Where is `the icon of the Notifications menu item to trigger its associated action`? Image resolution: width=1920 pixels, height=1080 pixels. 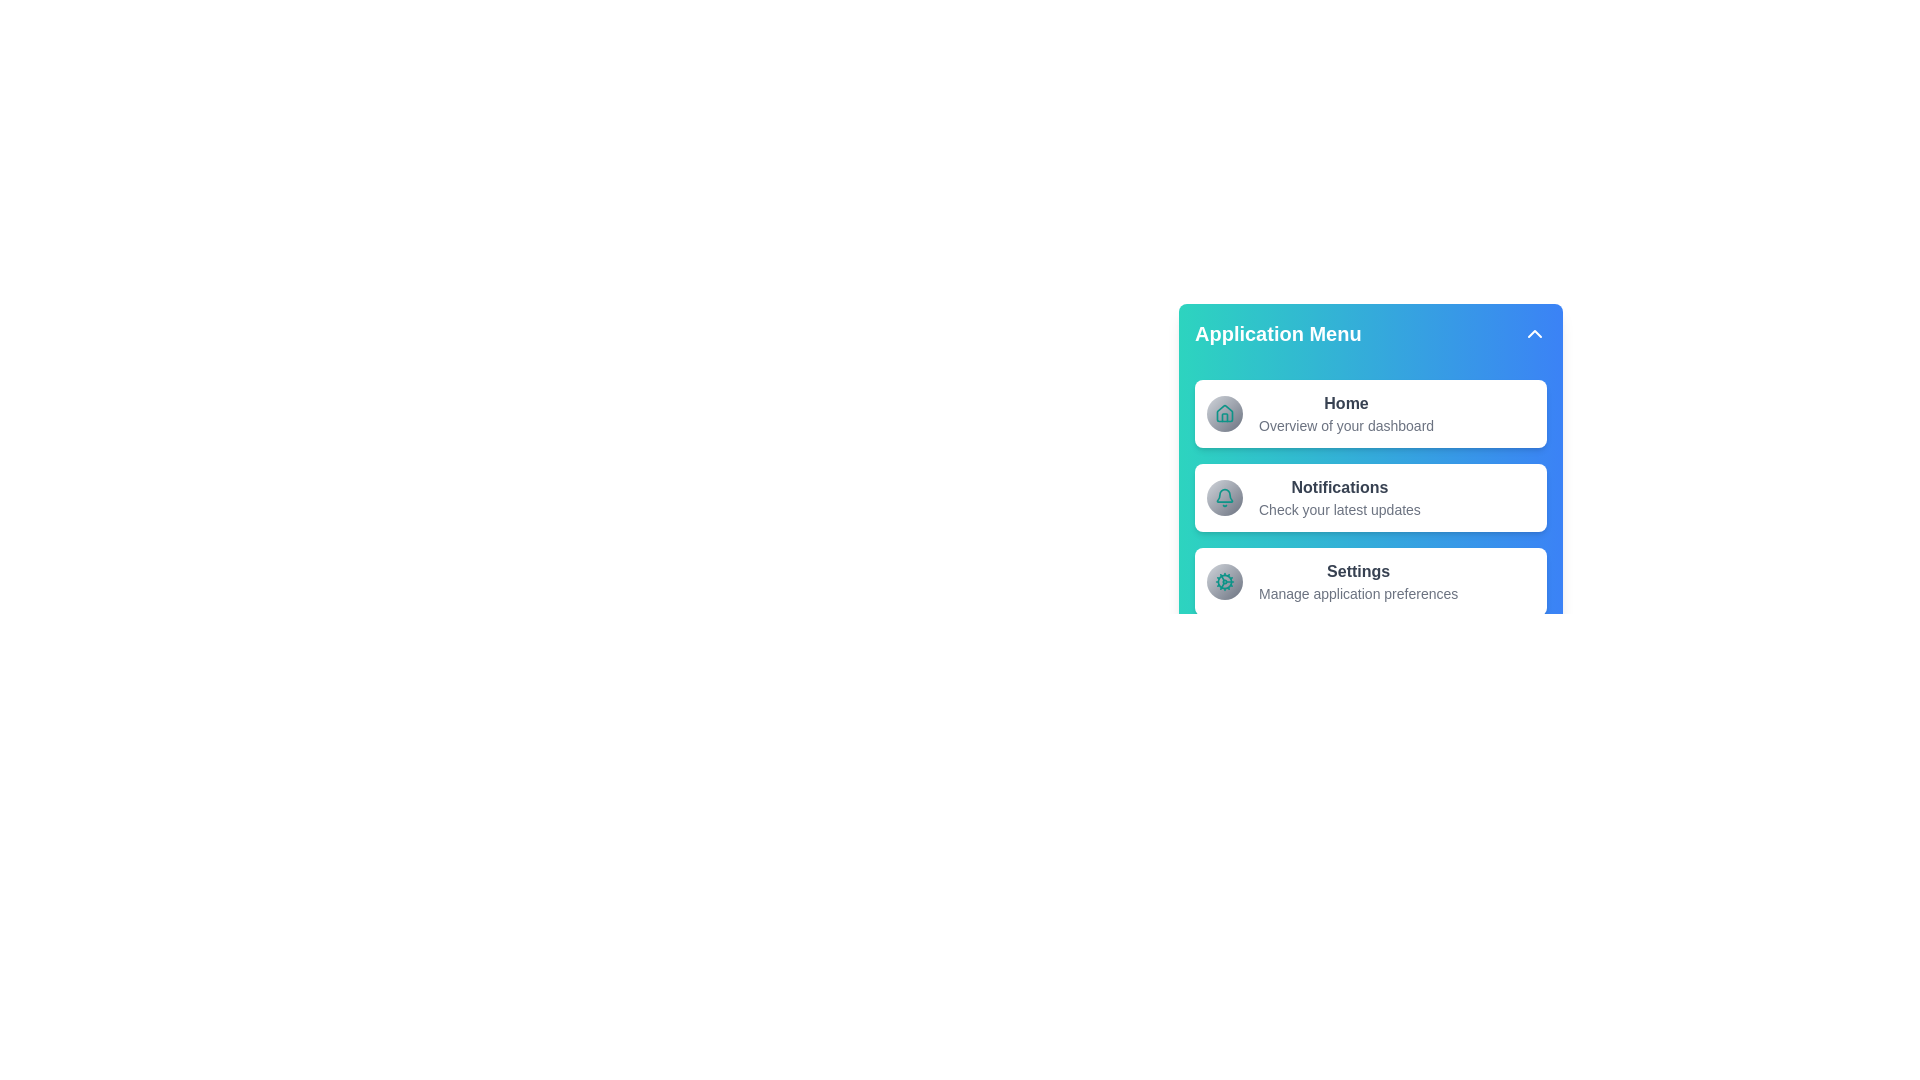 the icon of the Notifications menu item to trigger its associated action is located at coordinates (1223, 496).